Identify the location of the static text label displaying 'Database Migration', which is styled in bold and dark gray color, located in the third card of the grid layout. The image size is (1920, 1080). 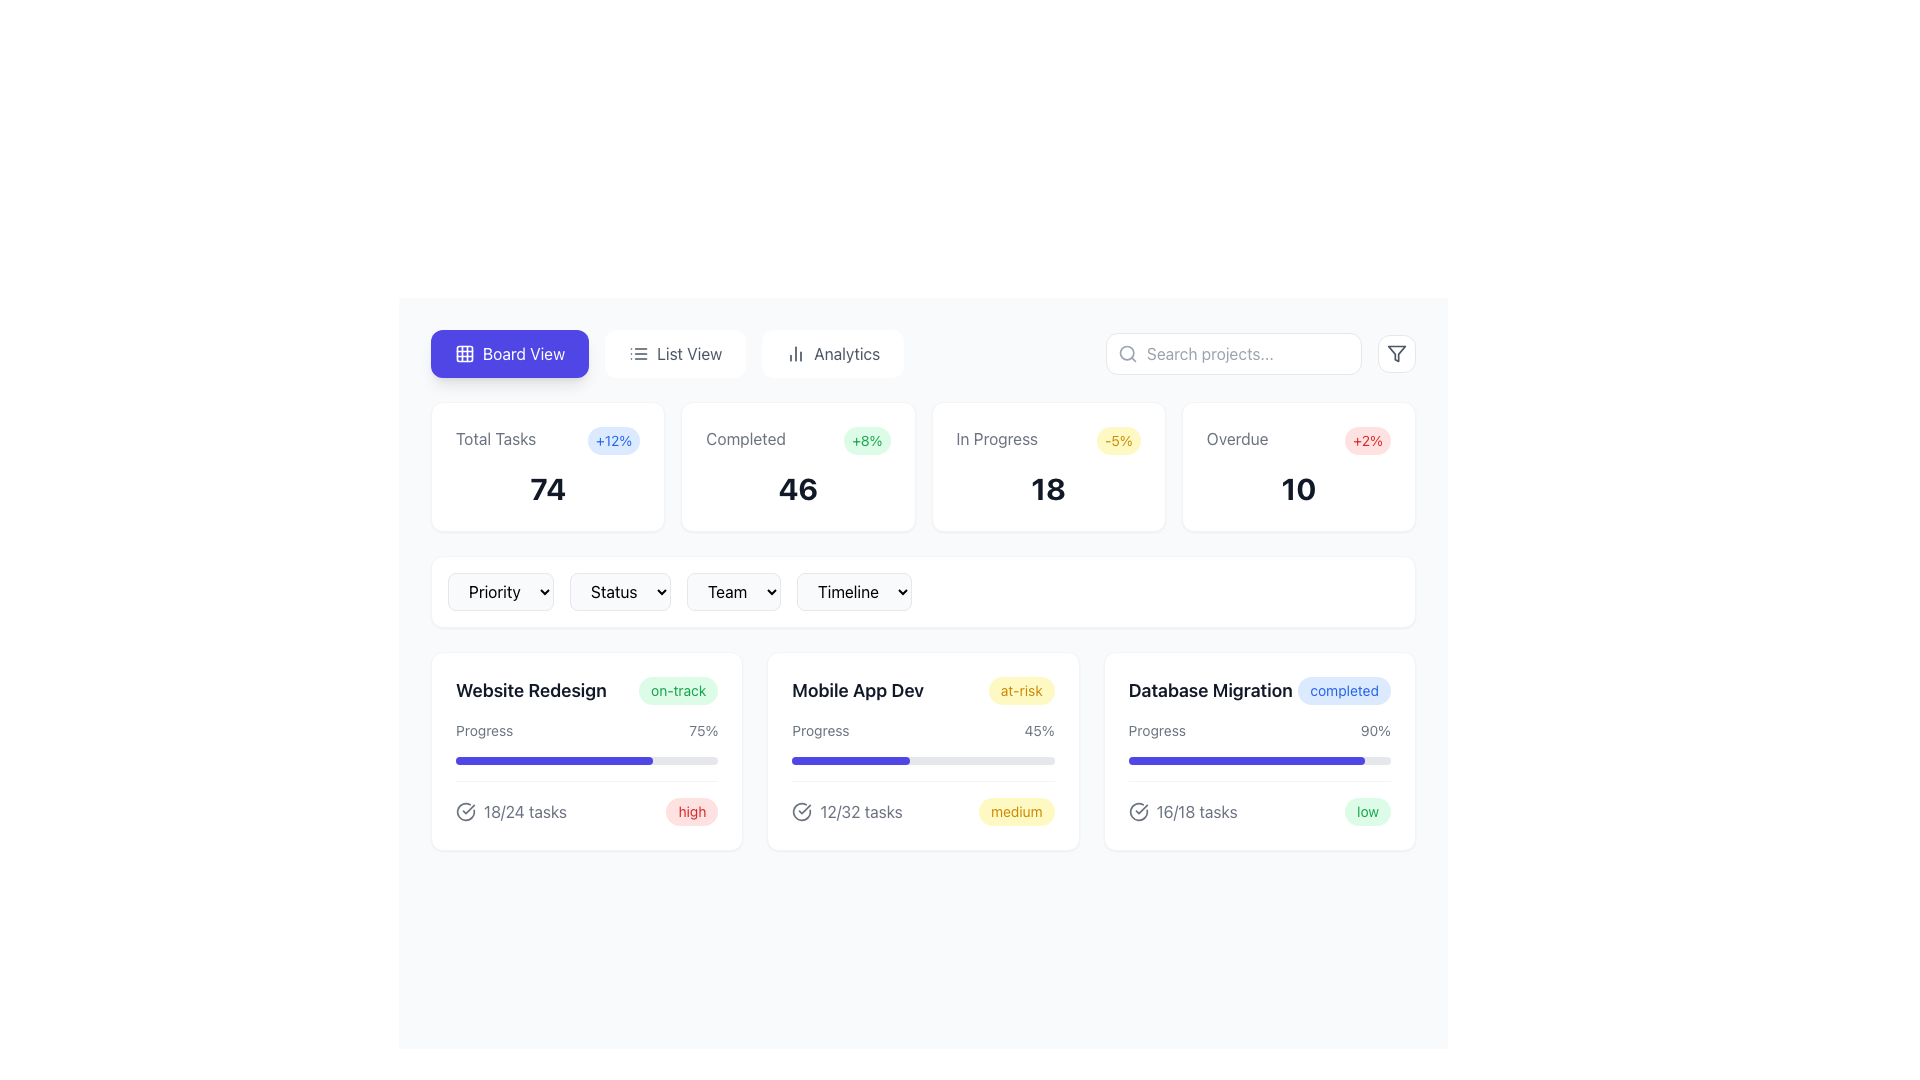
(1209, 689).